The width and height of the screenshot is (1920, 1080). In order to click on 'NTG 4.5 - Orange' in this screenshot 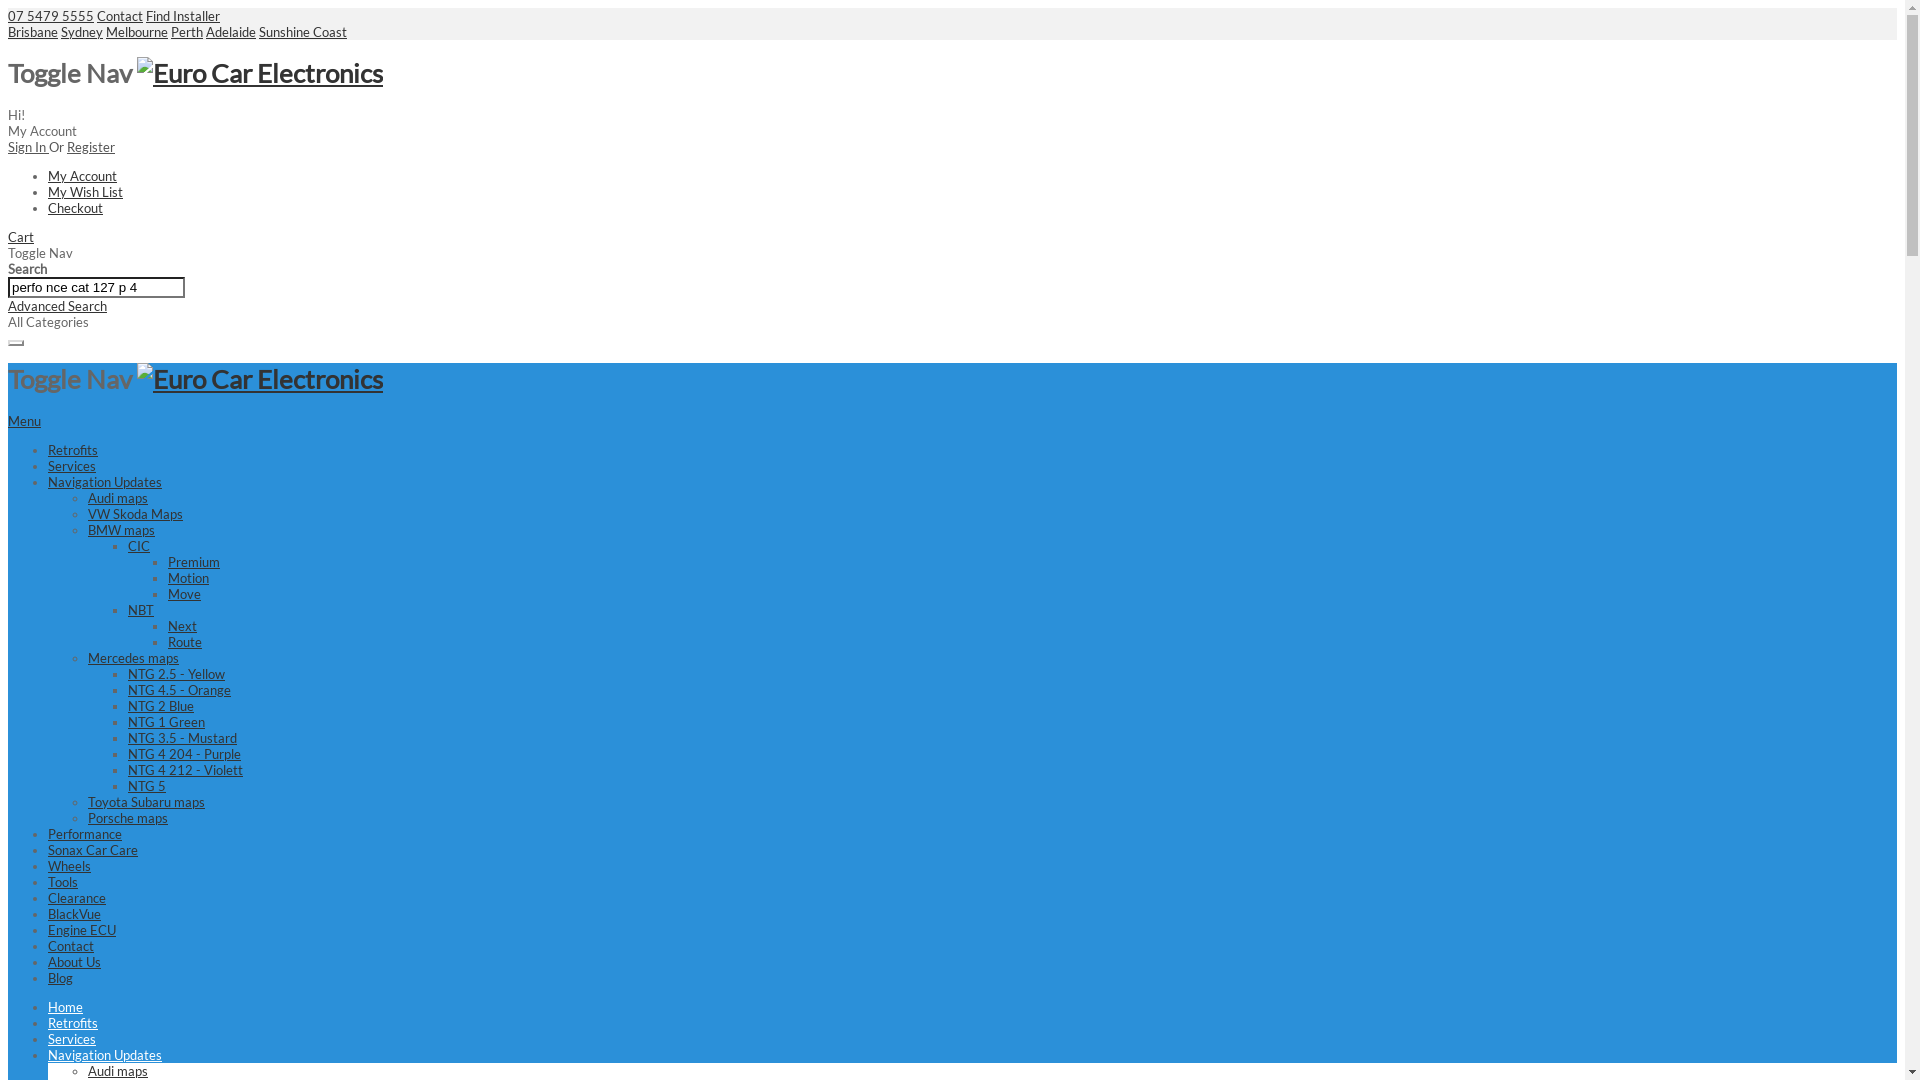, I will do `click(179, 689)`.